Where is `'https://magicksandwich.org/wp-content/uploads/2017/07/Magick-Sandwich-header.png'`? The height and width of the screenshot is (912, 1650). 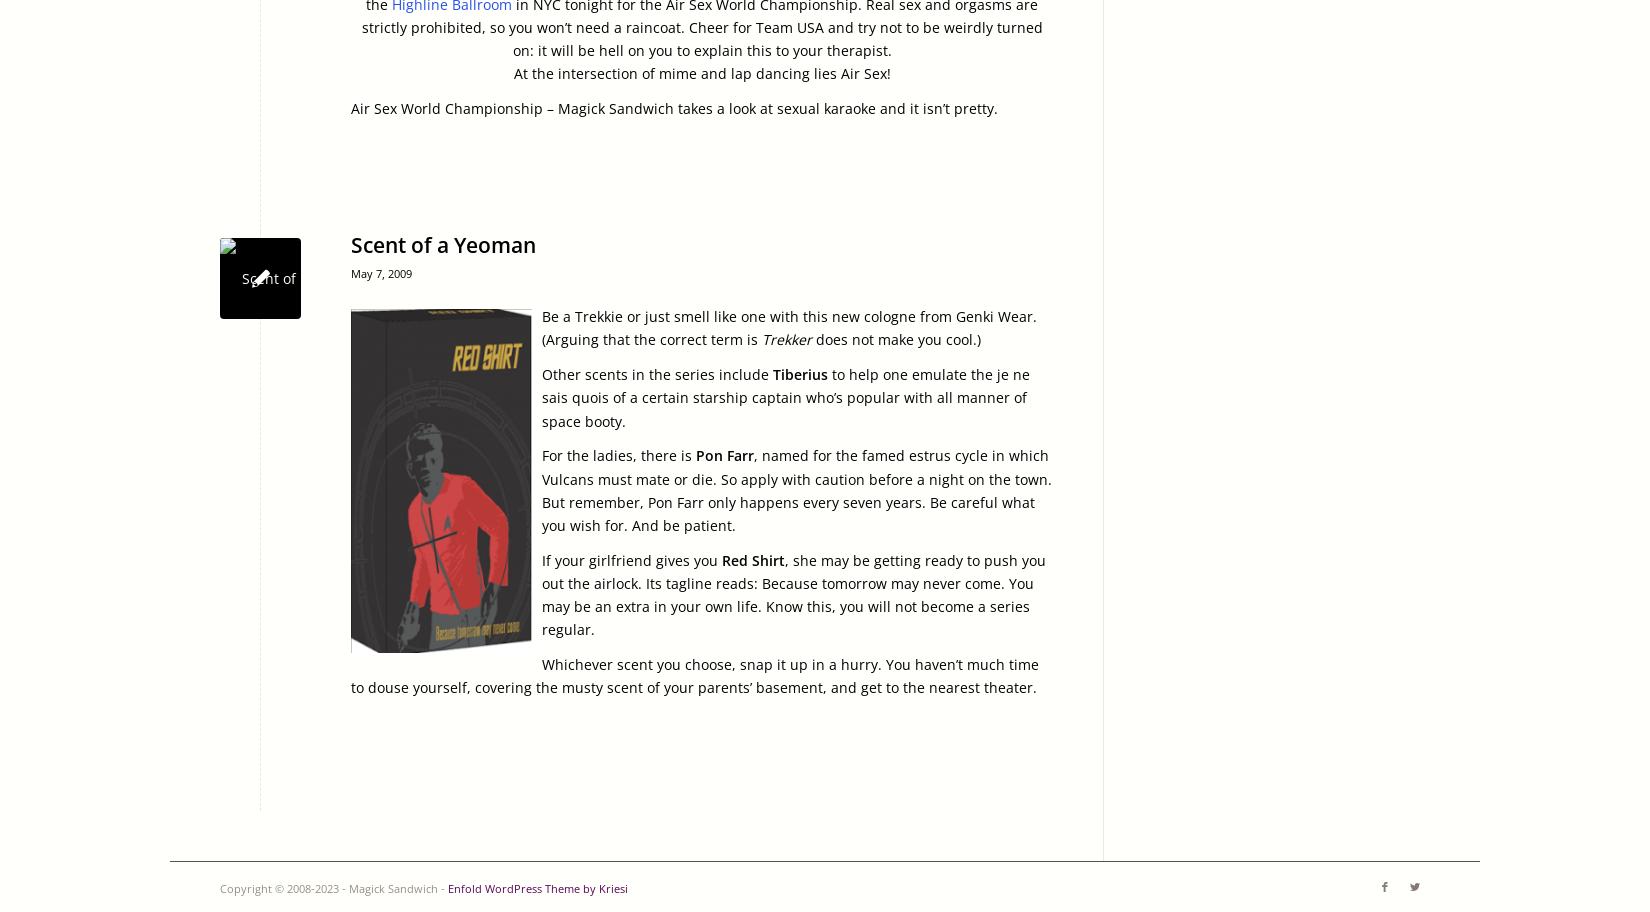
'https://magicksandwich.org/wp-content/uploads/2017/07/Magick-Sandwich-header.png' is located at coordinates (513, 266).